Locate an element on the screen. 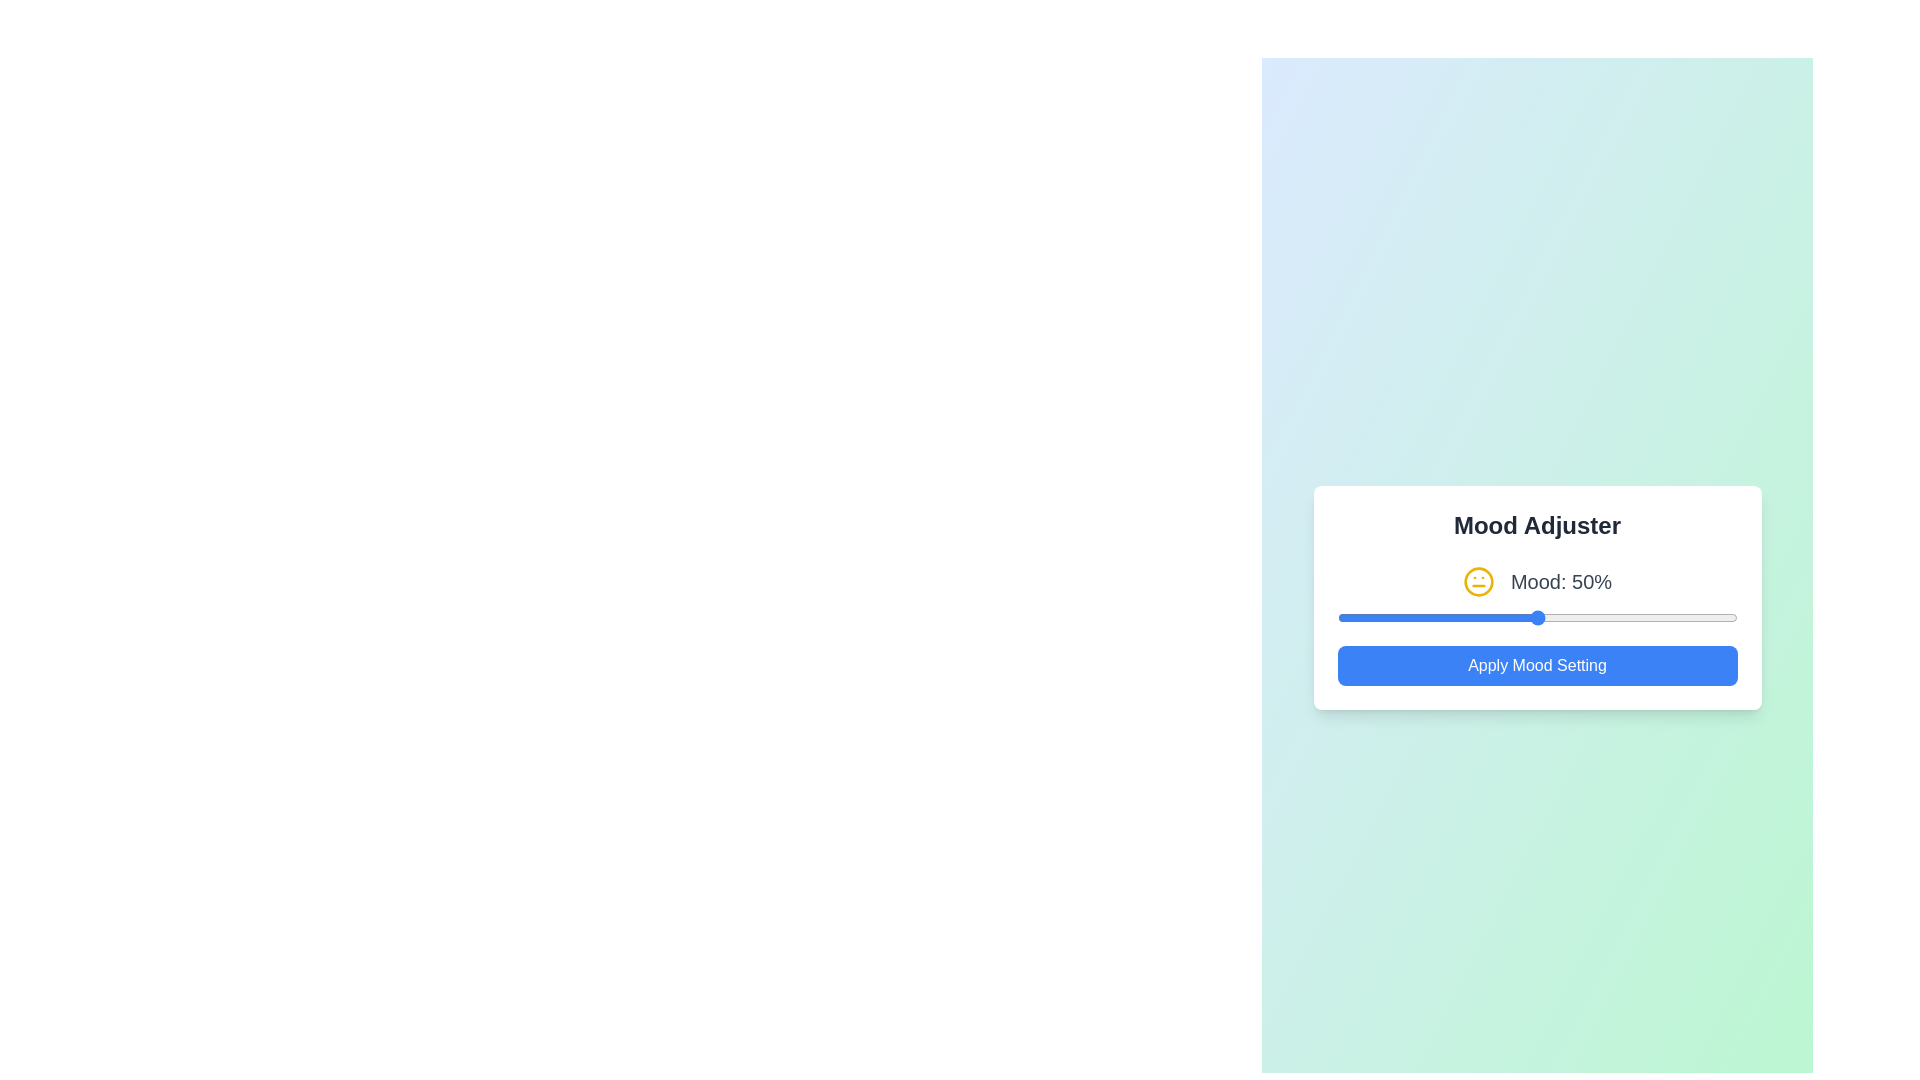 The image size is (1920, 1080). the mood slider to set the mood value to 99% is located at coordinates (1732, 616).